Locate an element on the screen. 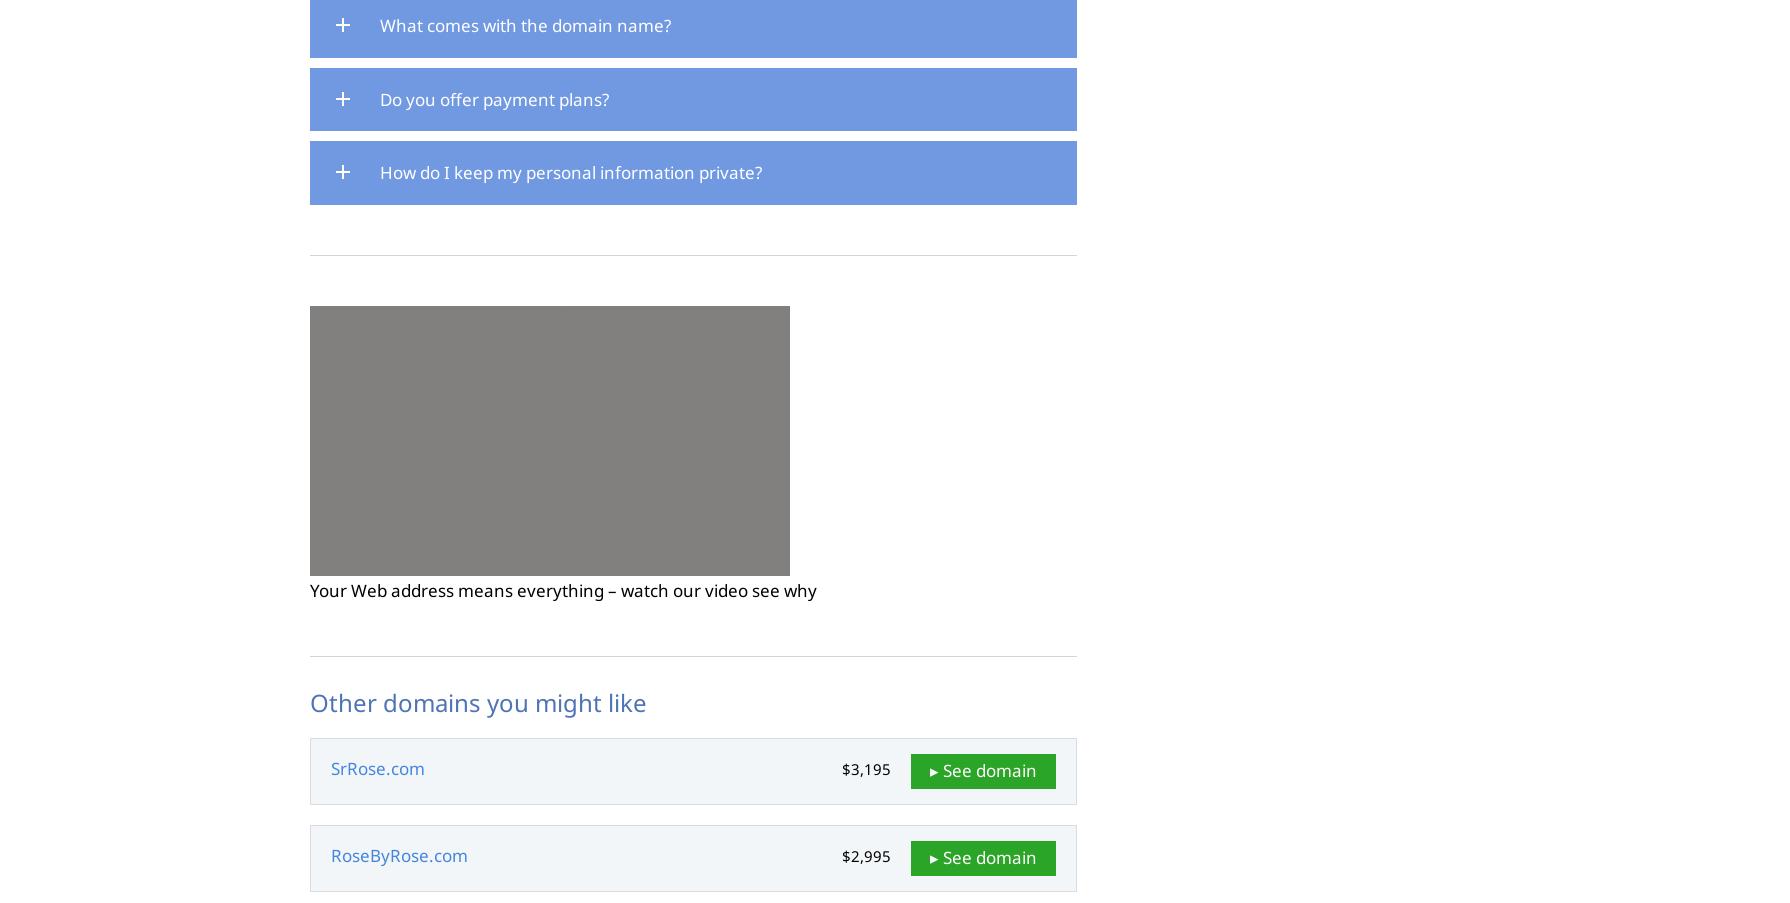 This screenshot has width=1790, height=903. '$2,995' is located at coordinates (865, 856).